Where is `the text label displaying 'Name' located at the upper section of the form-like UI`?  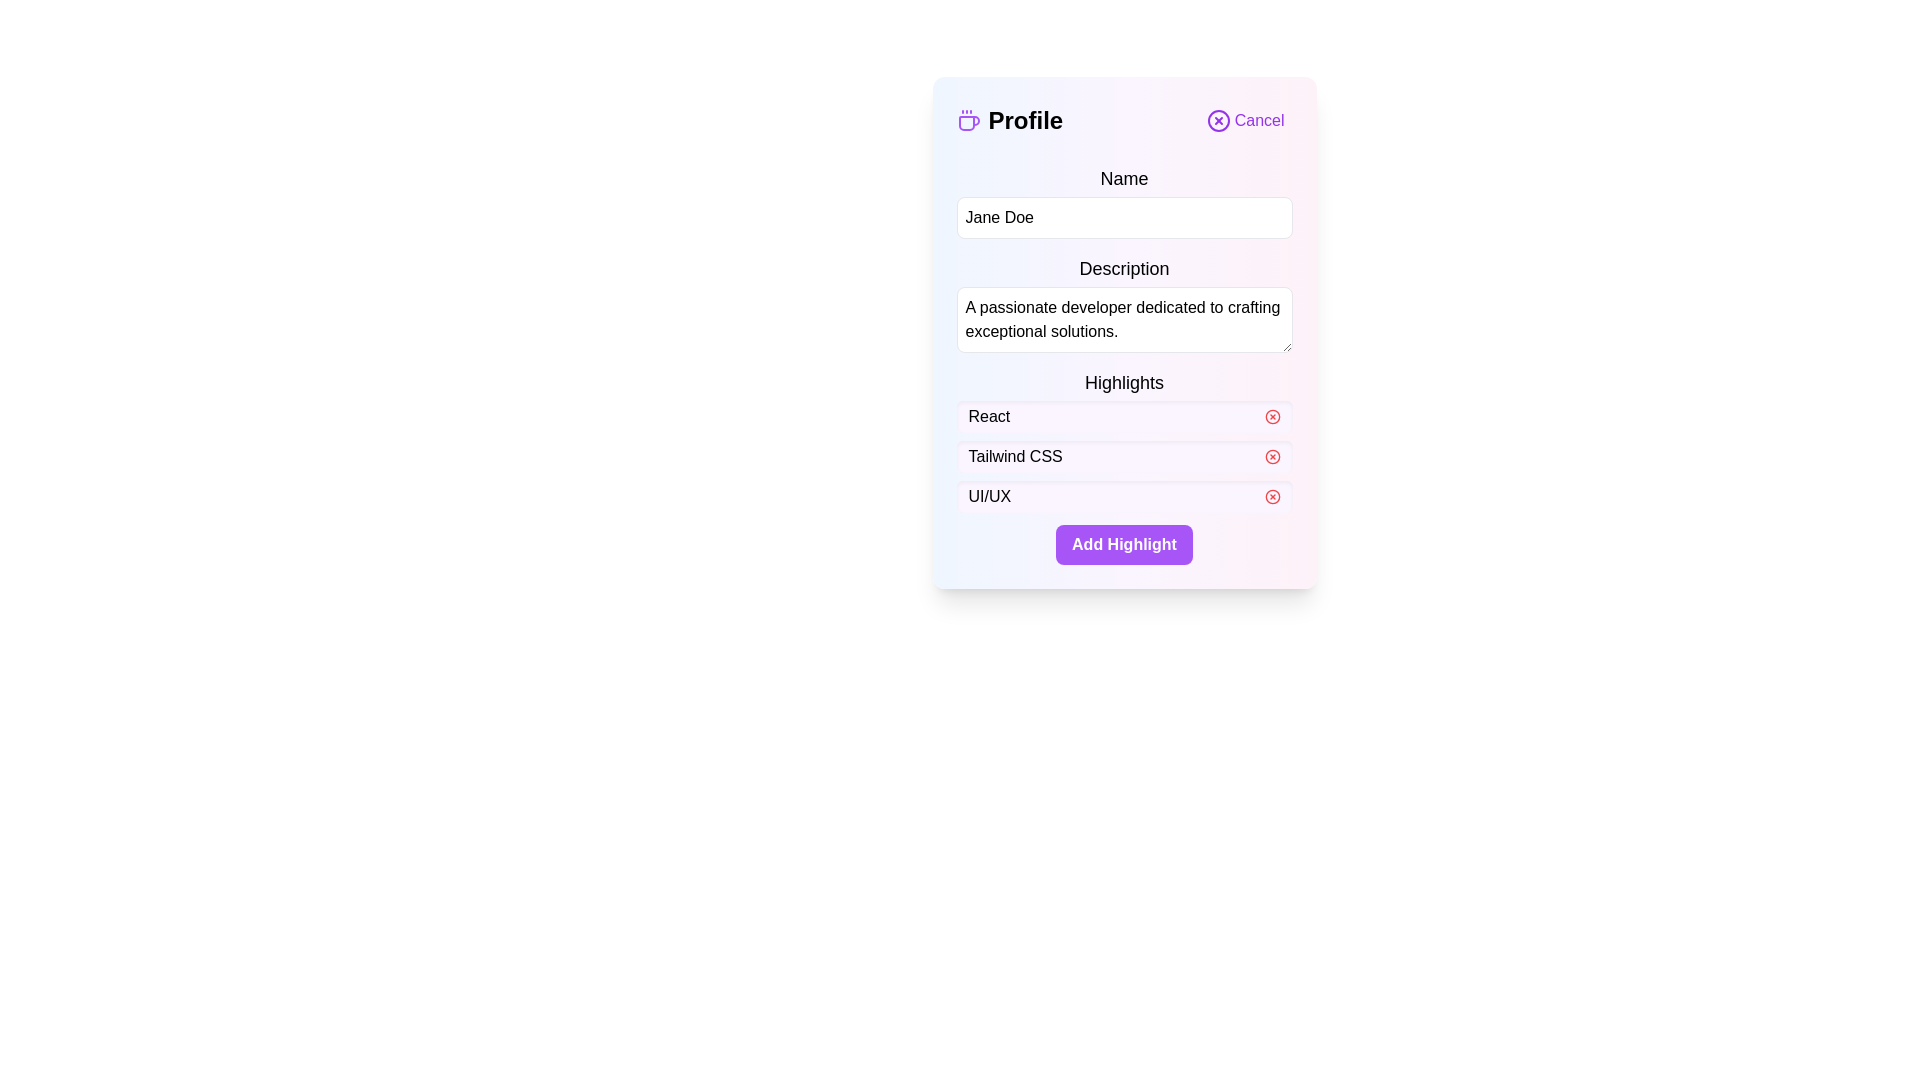
the text label displaying 'Name' located at the upper section of the form-like UI is located at coordinates (1124, 177).